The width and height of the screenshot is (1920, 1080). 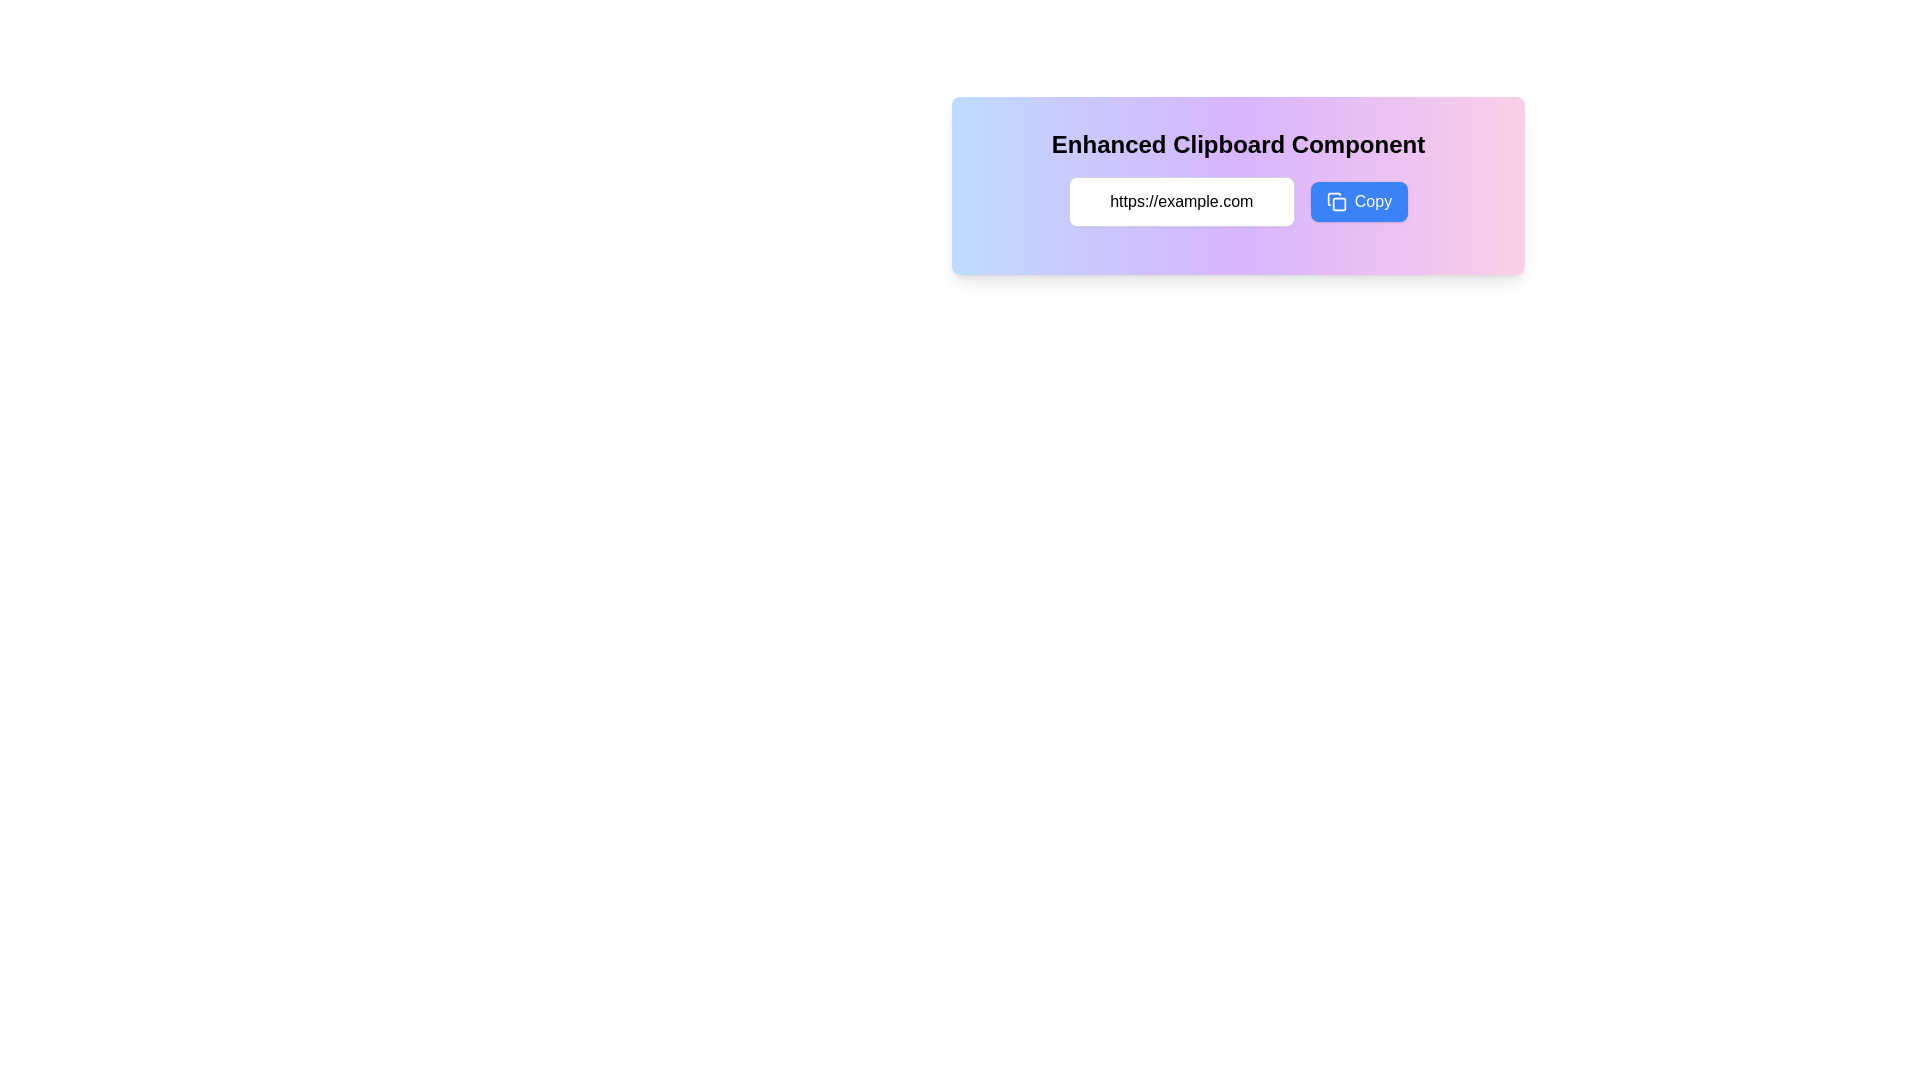 What do you see at coordinates (1334, 199) in the screenshot?
I see `the 'Copy' button which features a clipboard icon` at bounding box center [1334, 199].